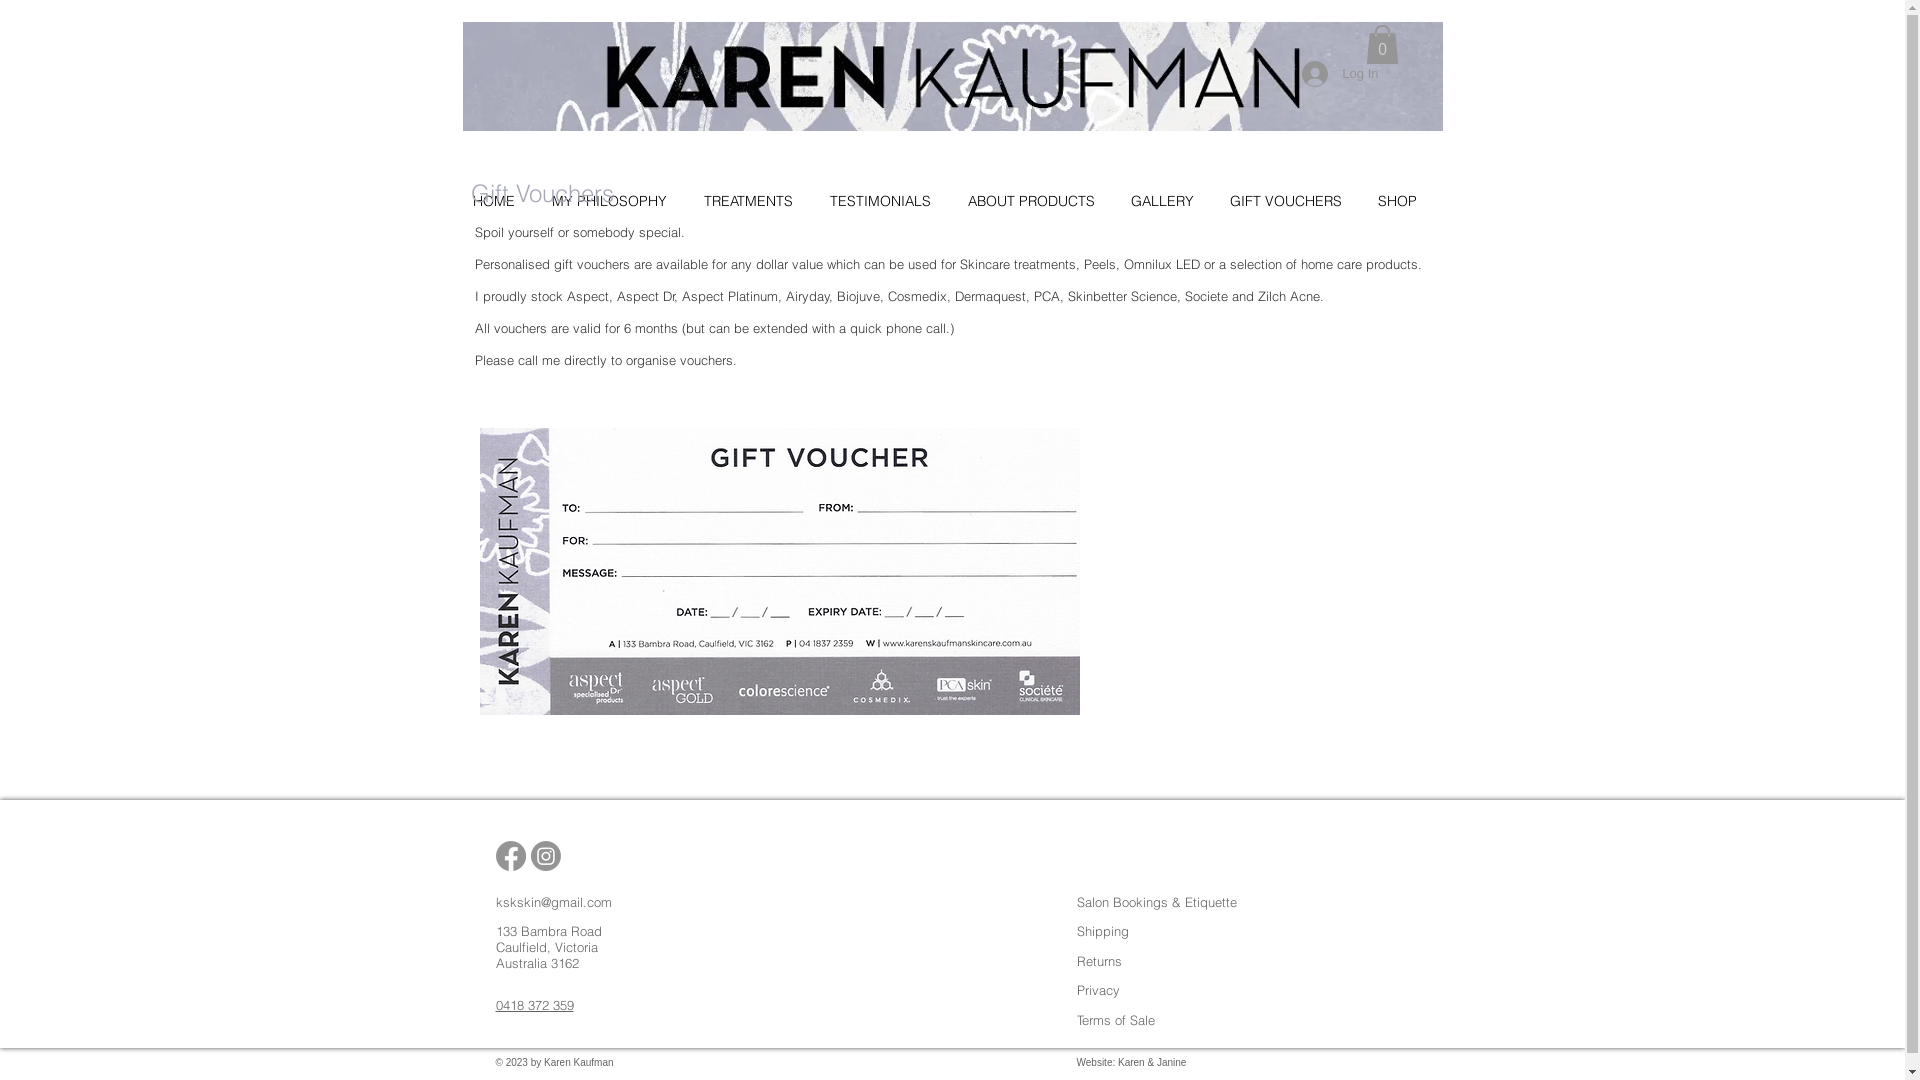 Image resolution: width=1920 pixels, height=1080 pixels. I want to click on 'Salon Bookings & Etiquette', so click(1156, 902).